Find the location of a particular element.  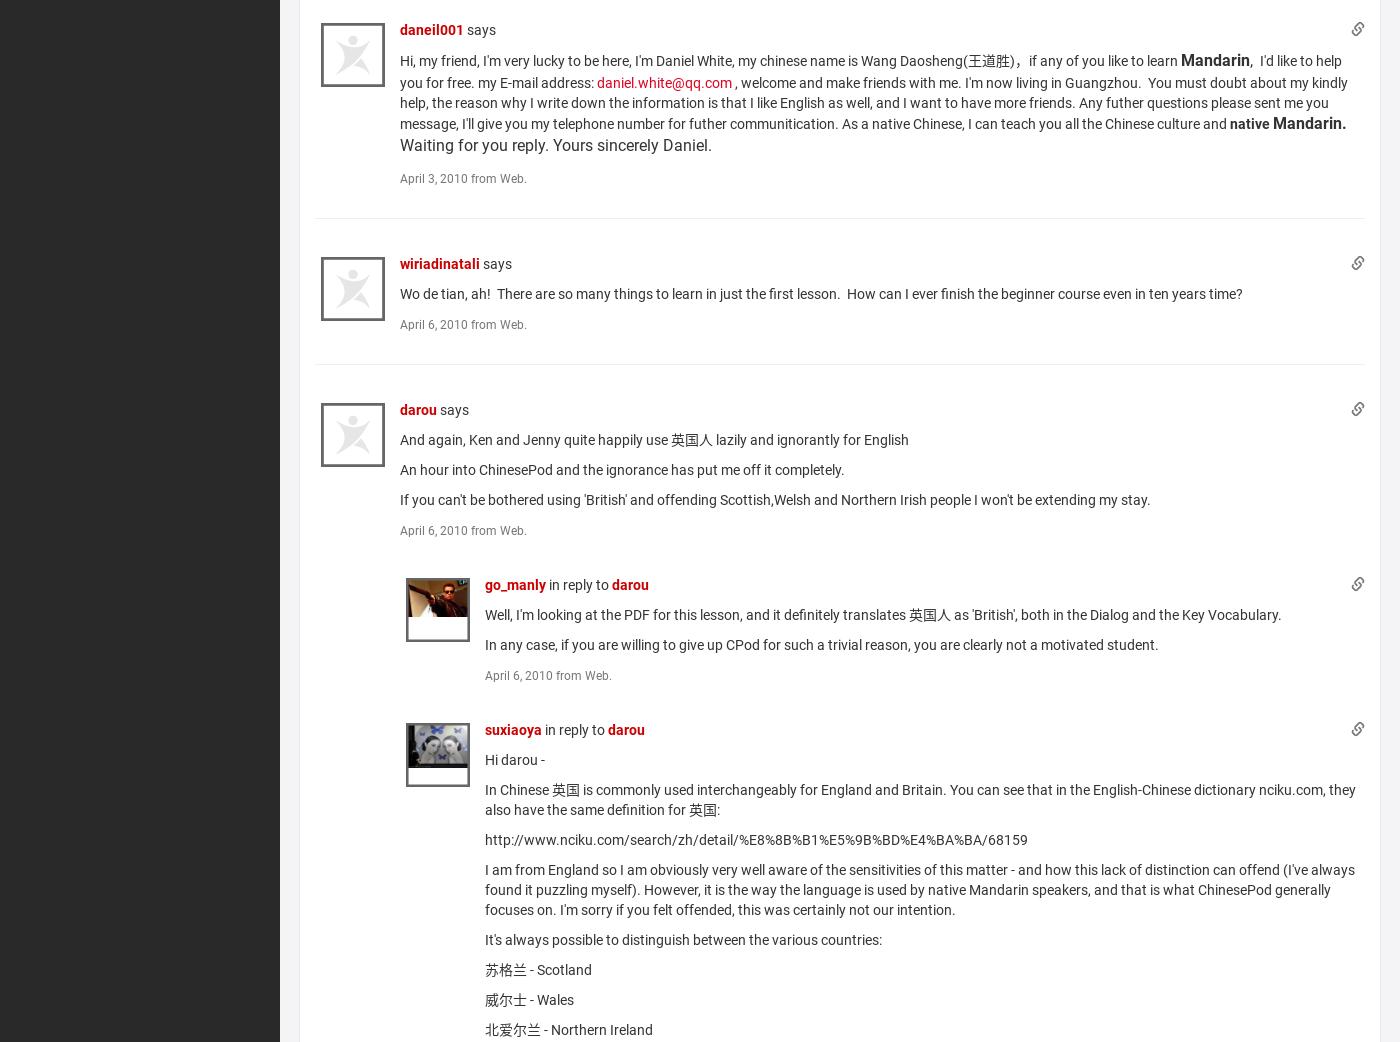

'April 3, 2010 from Web.' is located at coordinates (463, 178).